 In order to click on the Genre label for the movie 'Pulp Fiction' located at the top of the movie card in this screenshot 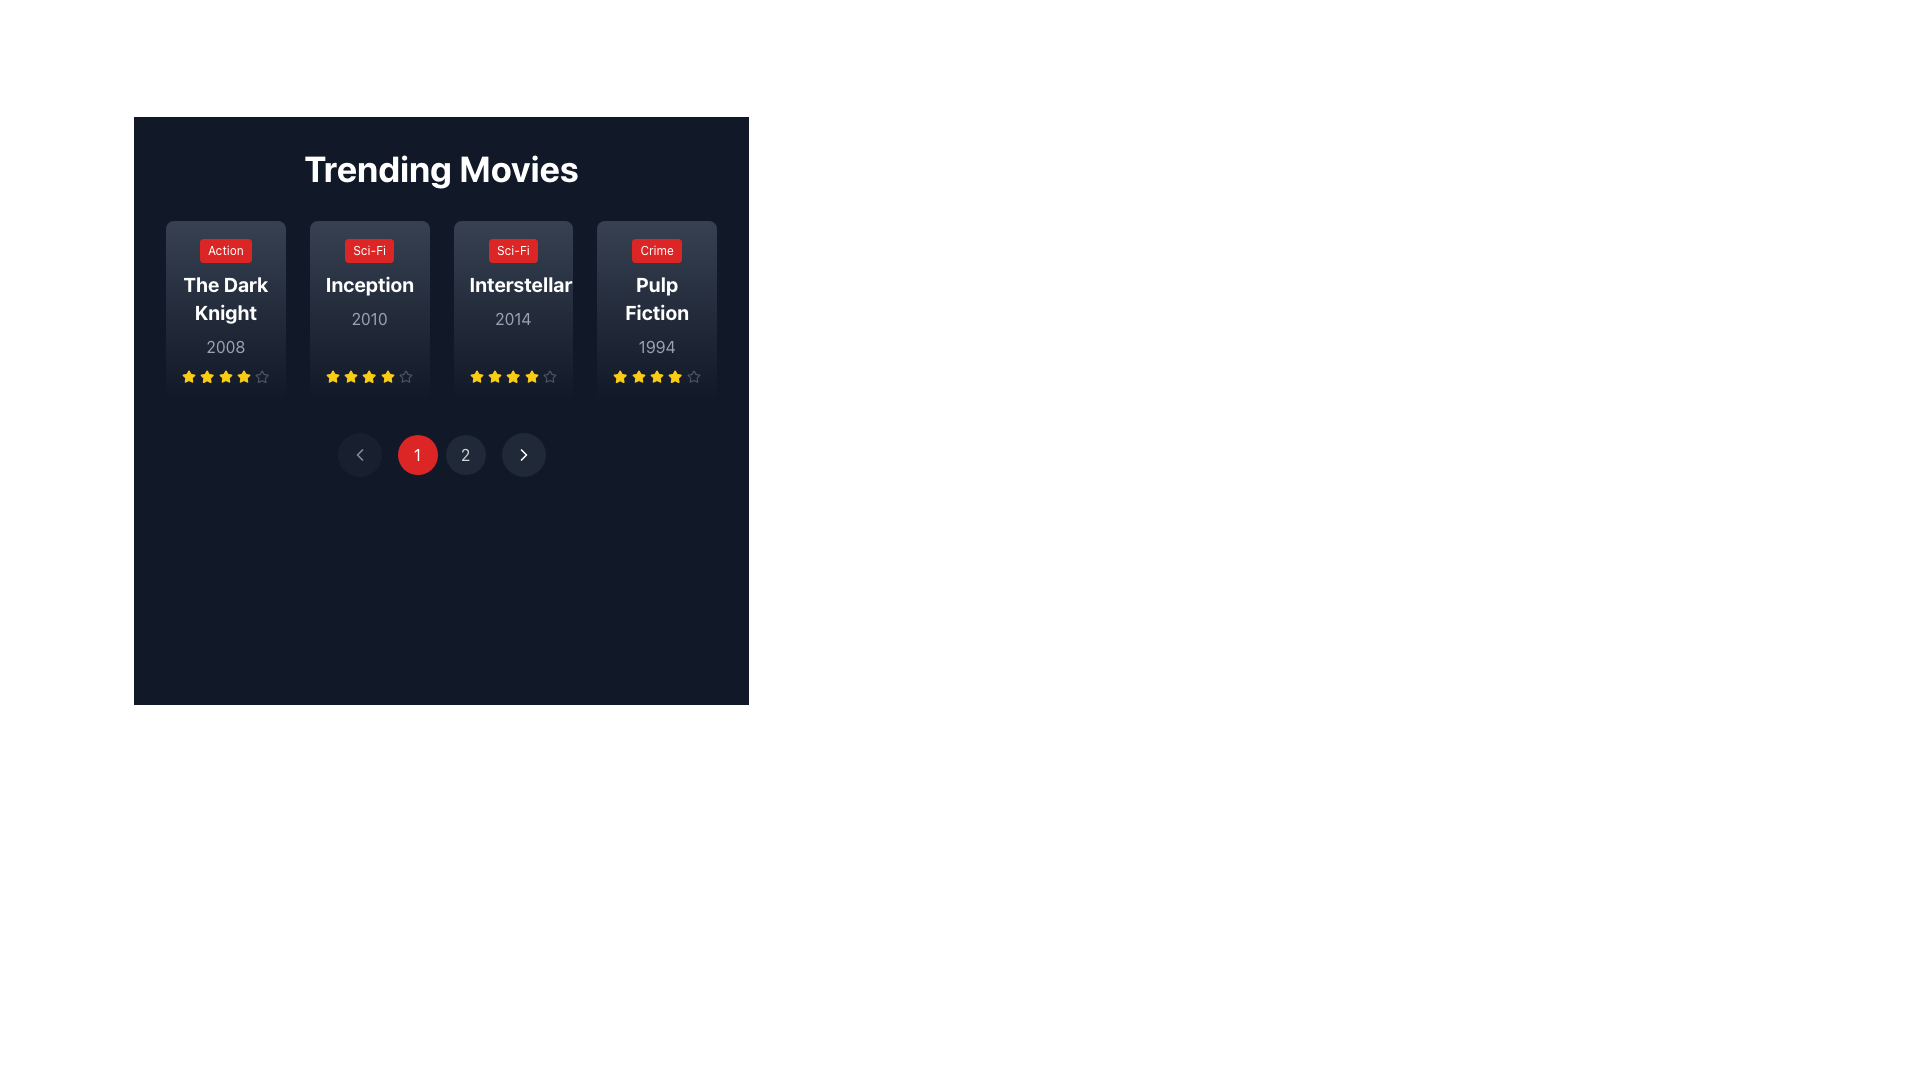, I will do `click(657, 249)`.